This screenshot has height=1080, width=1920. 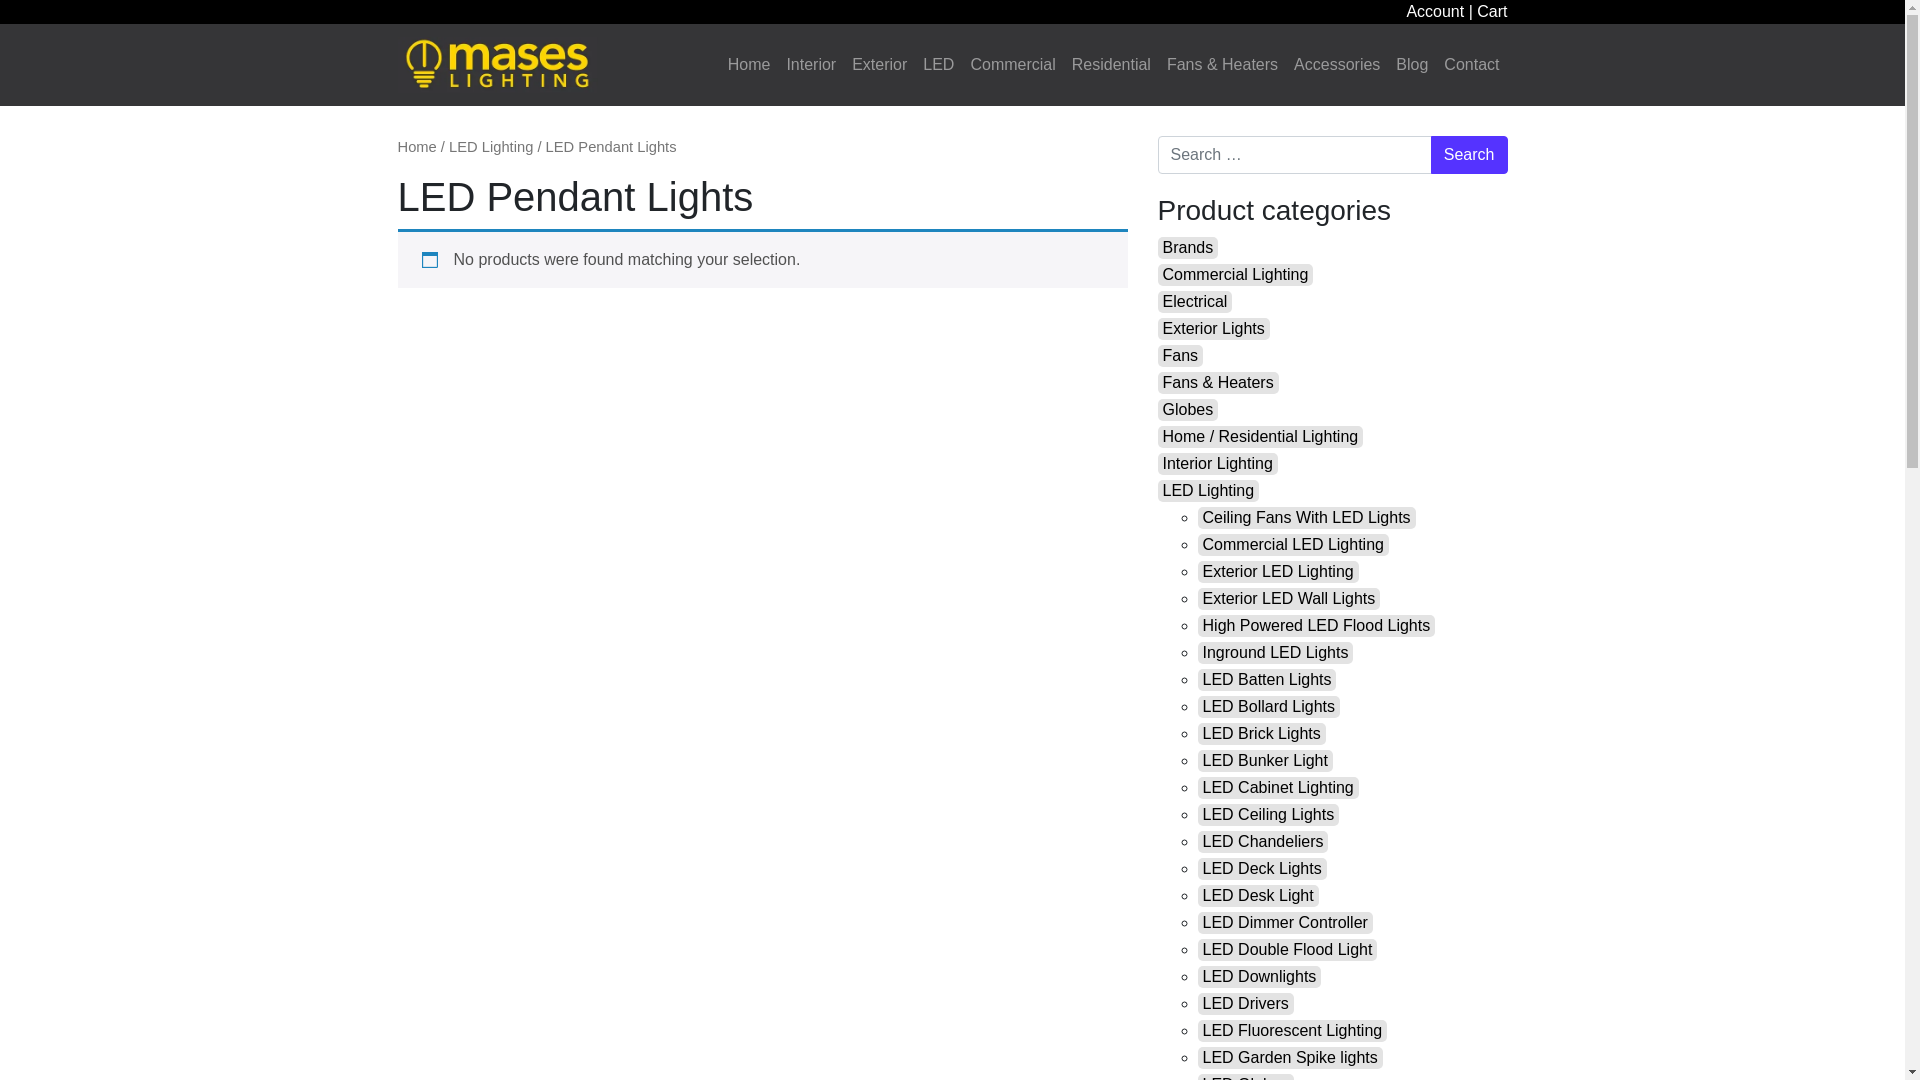 I want to click on 'Exterior LED Lighting', so click(x=1277, y=571).